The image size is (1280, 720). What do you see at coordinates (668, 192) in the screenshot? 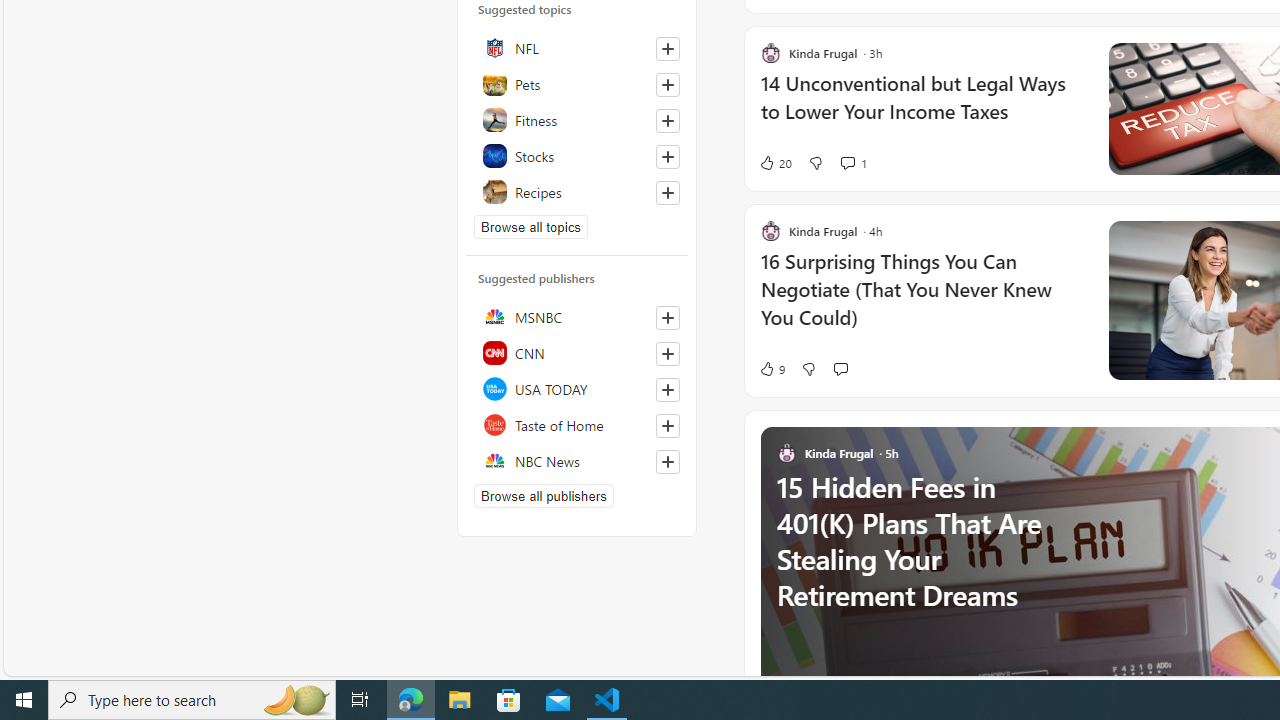
I see `'Follow this topic'` at bounding box center [668, 192].